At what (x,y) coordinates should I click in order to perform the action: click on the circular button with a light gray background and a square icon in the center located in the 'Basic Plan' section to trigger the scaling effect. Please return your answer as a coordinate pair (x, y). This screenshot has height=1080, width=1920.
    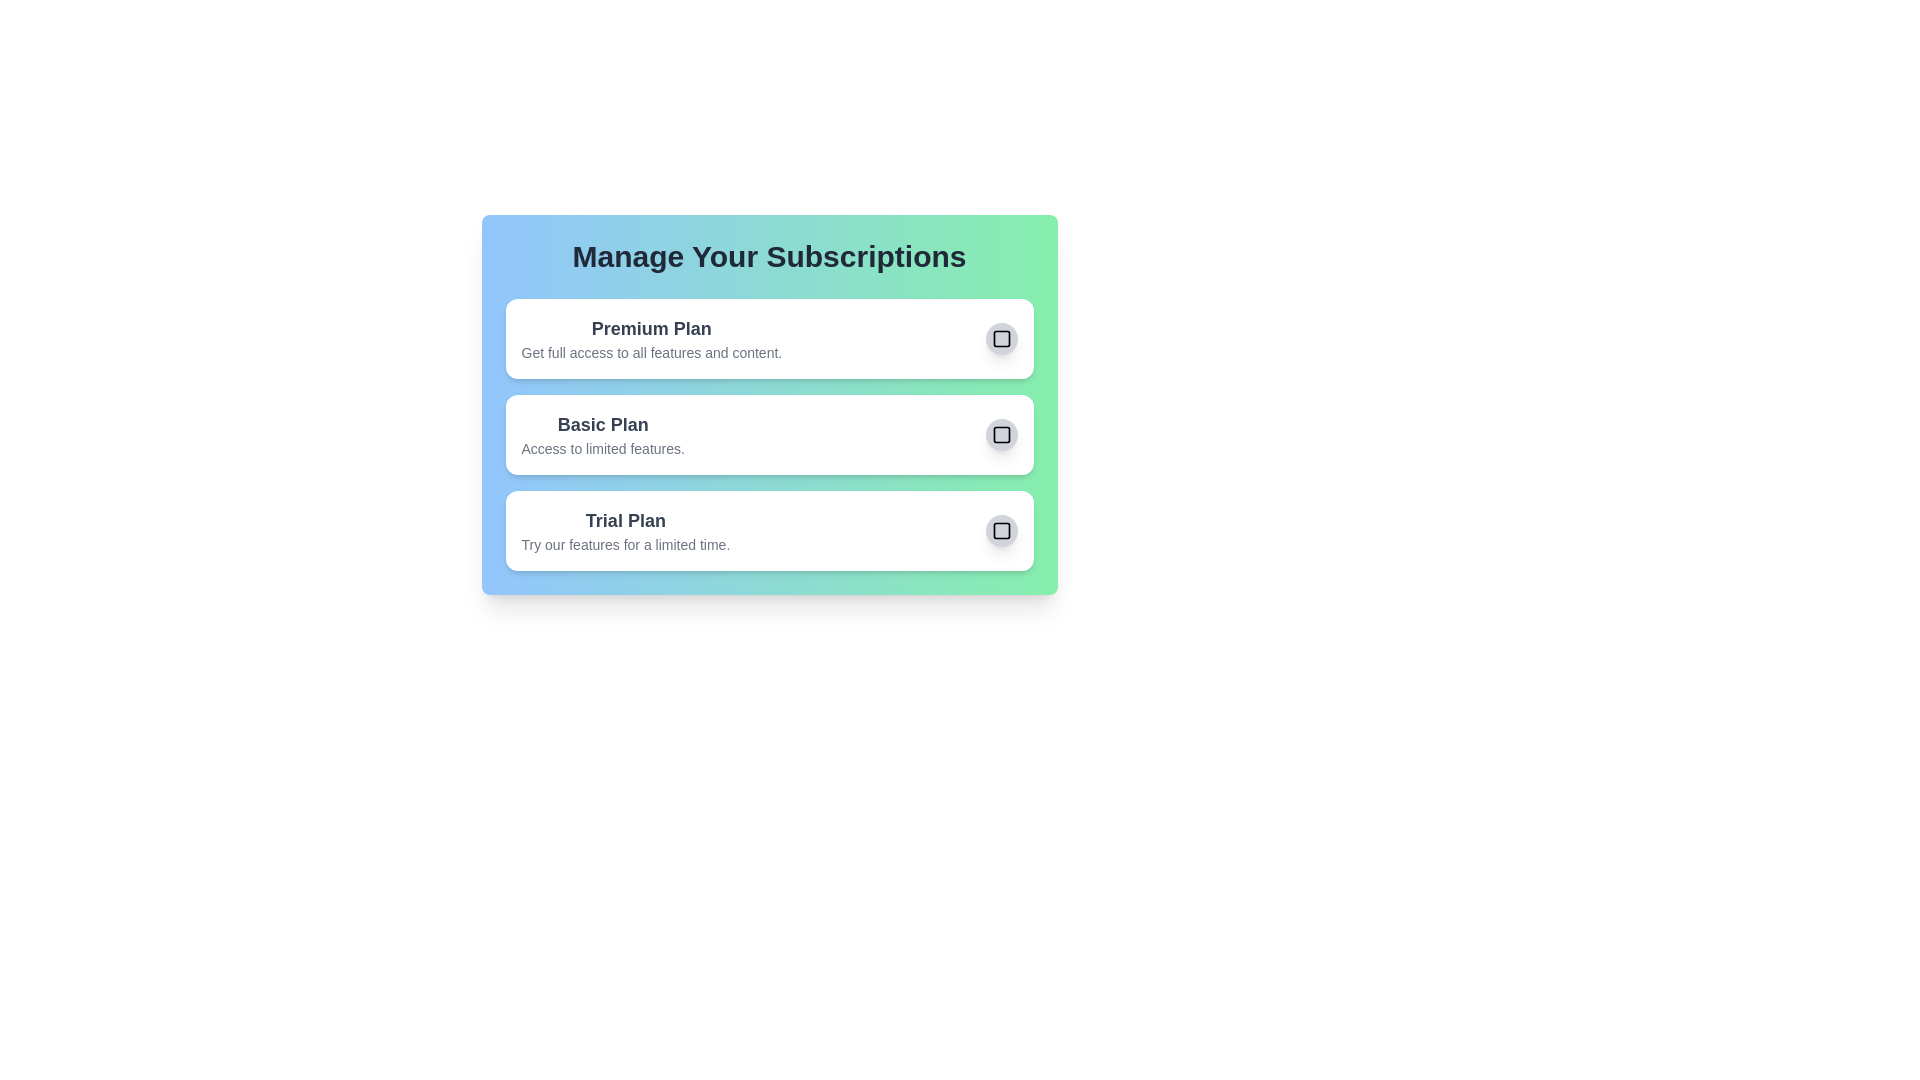
    Looking at the image, I should click on (1001, 434).